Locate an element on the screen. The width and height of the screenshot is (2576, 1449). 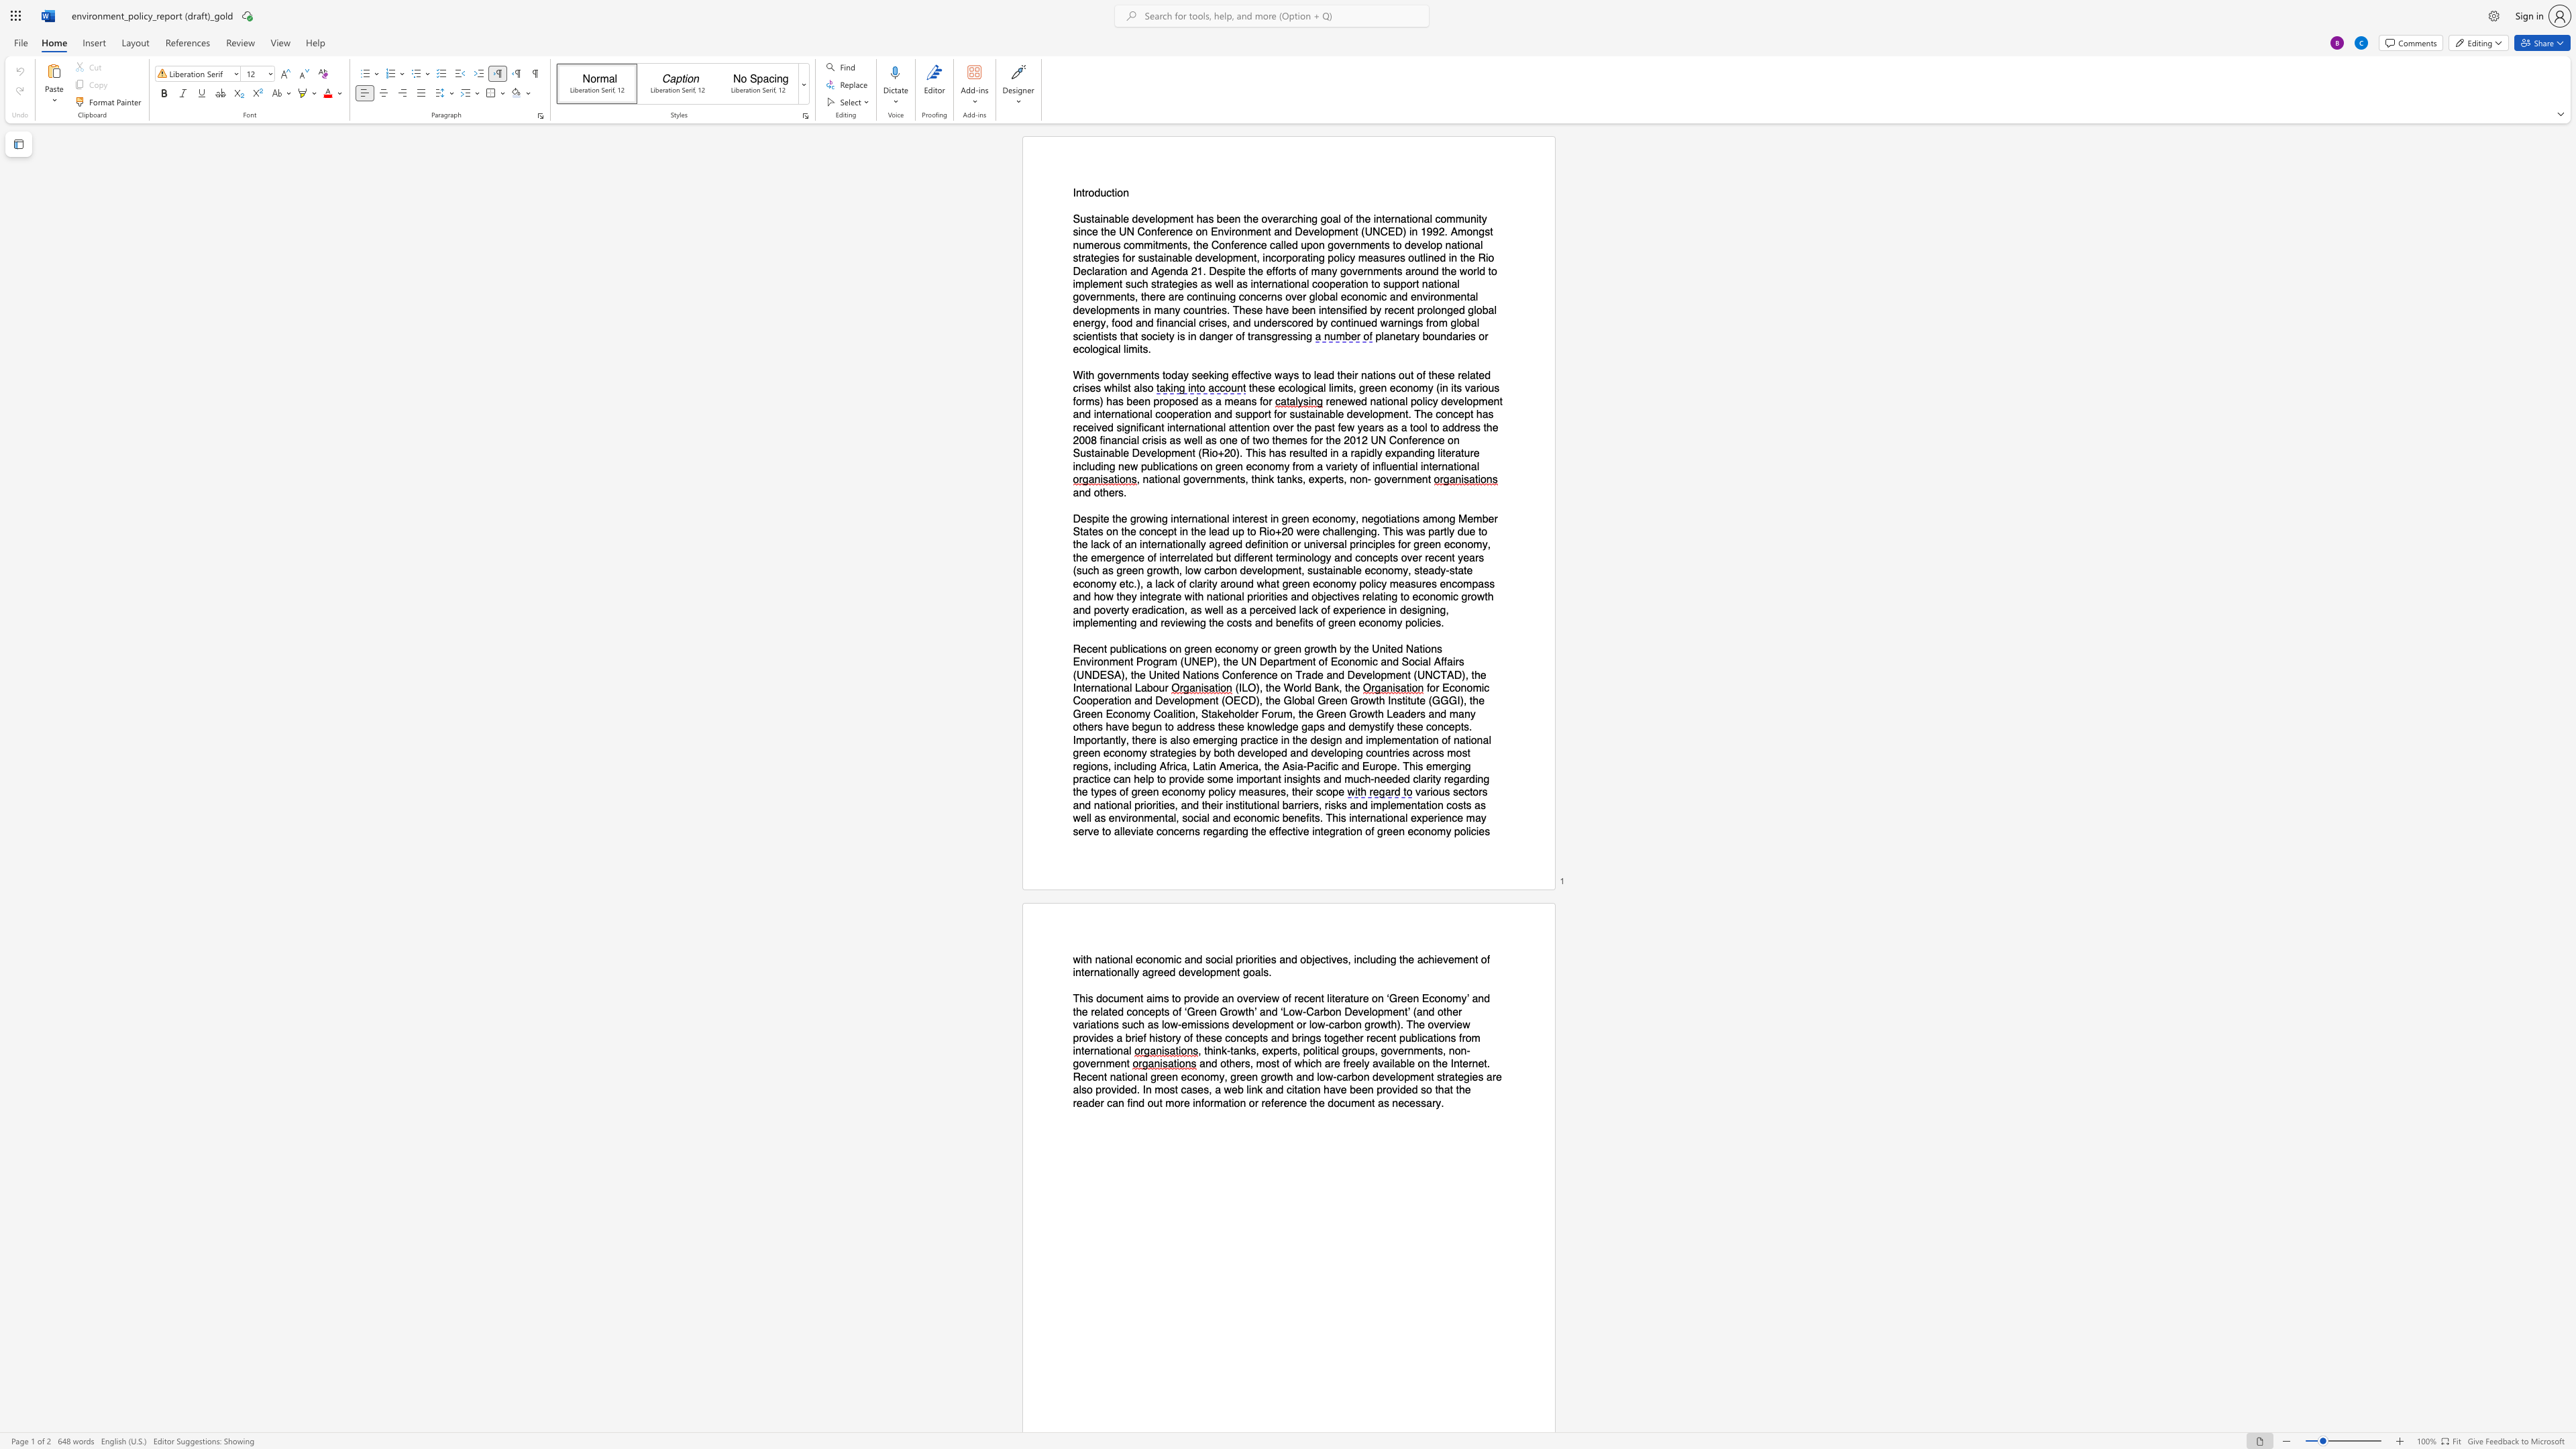
the subset text "objectiv" within the text "objectives" is located at coordinates (1300, 959).